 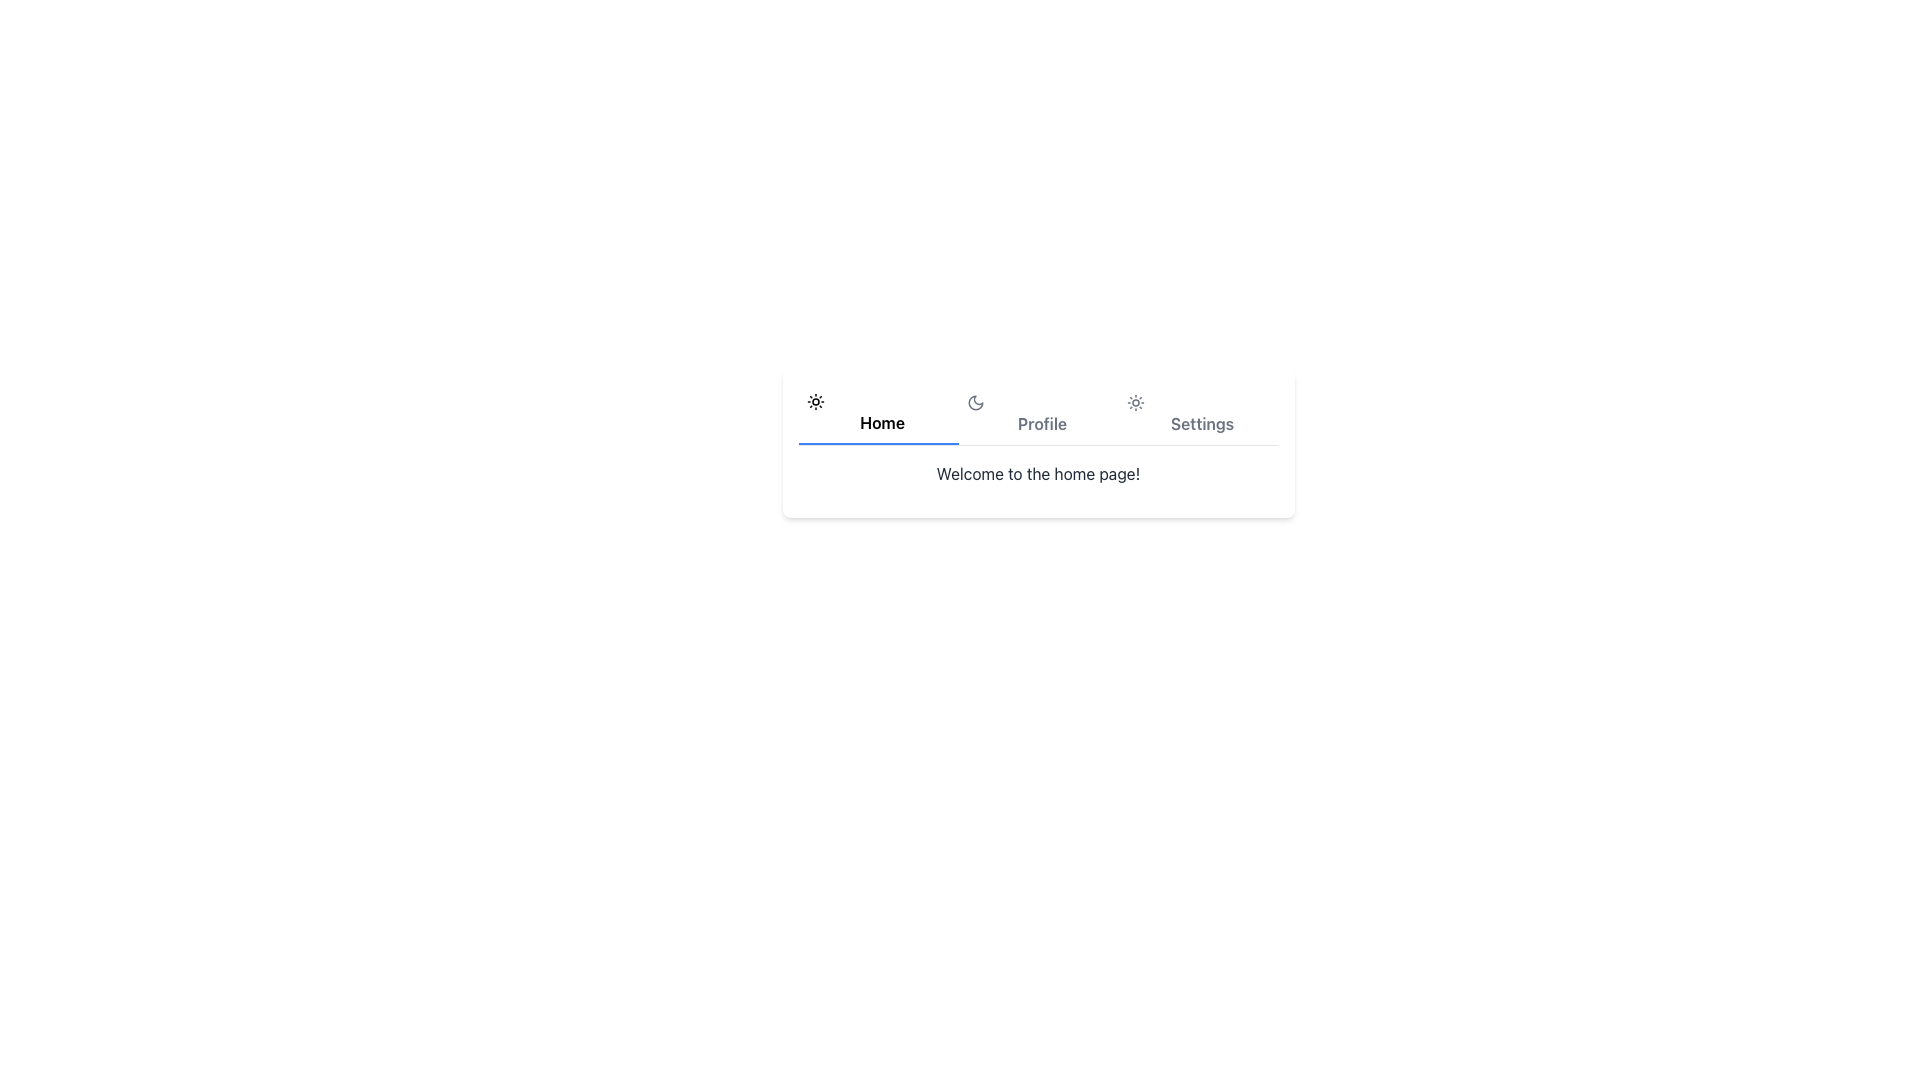 I want to click on text label 'Home' which indicates the active page in the navigation menu, so click(x=881, y=422).